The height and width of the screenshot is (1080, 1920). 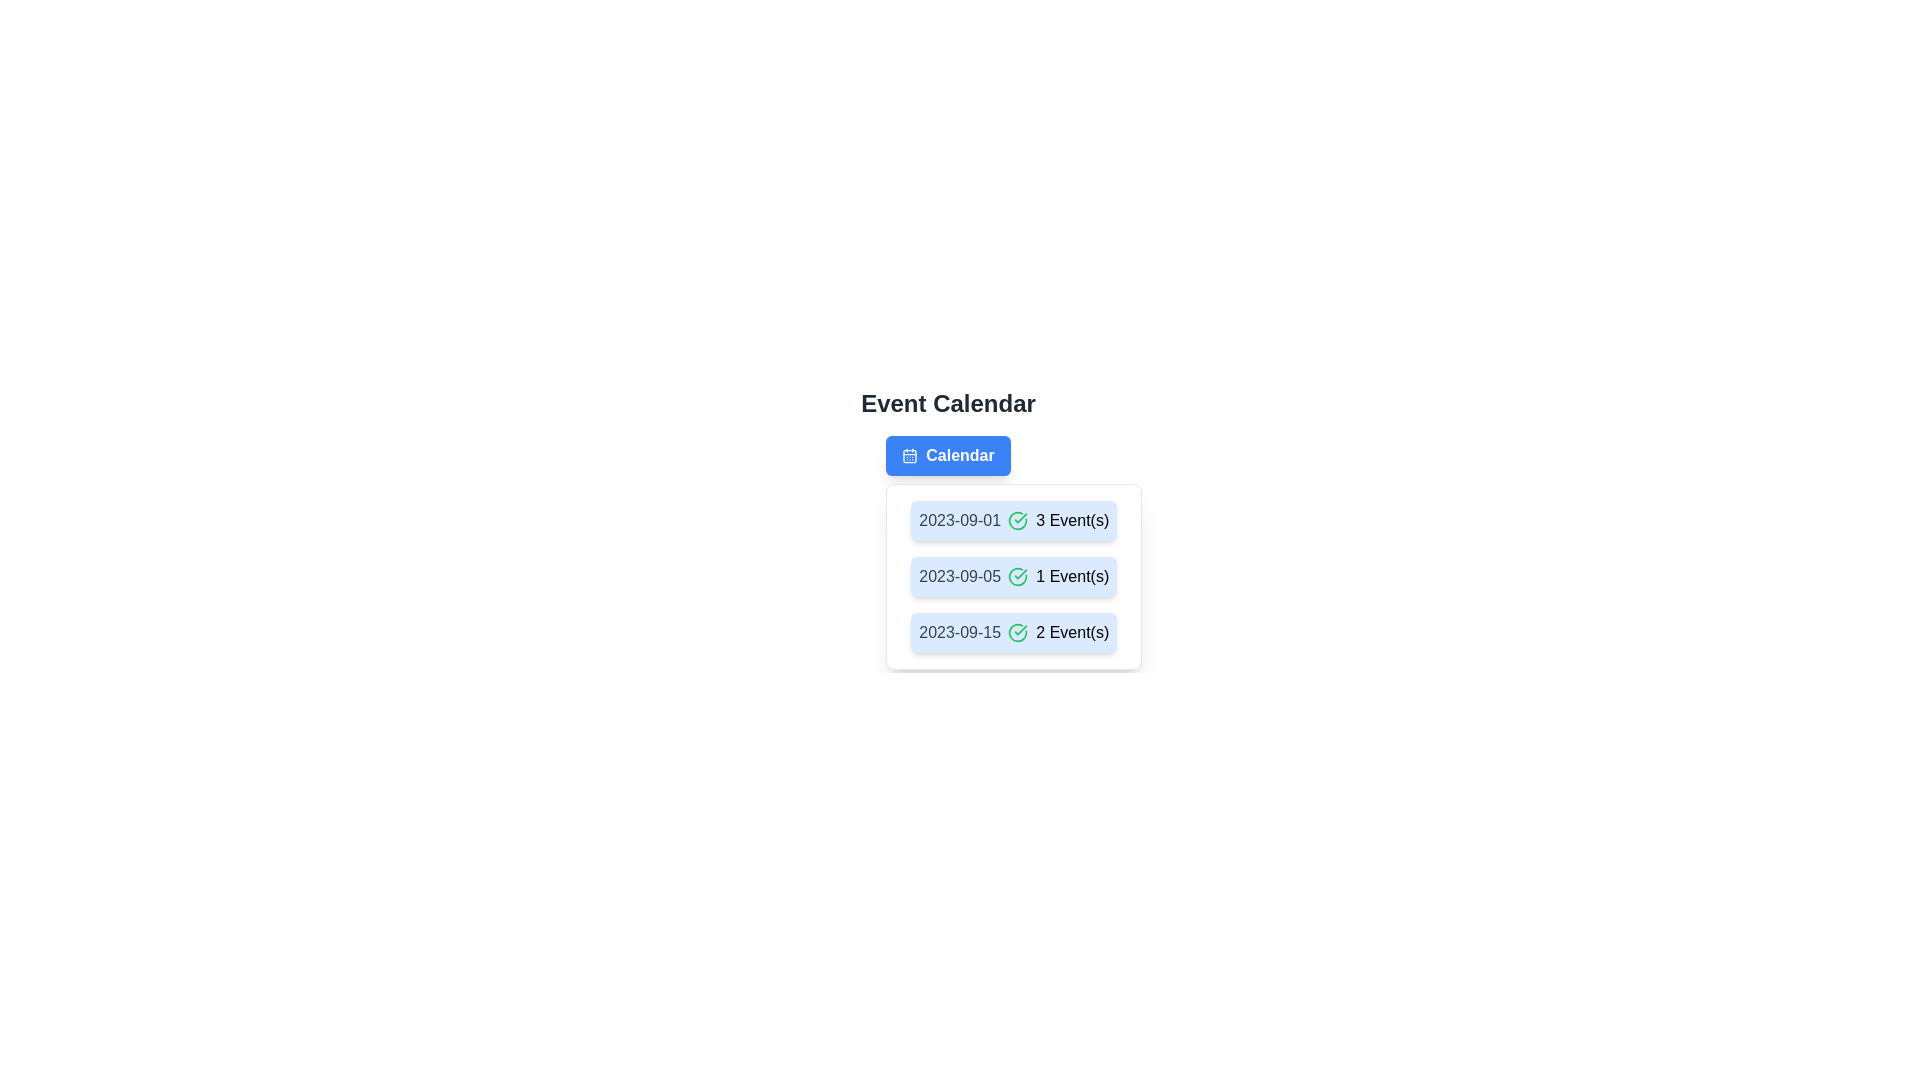 I want to click on the verification icon indicating the completed state of the three events, located to the left of the text '3 Event(s)' and horizontally aligned with the date '2023-09-01', so click(x=1018, y=519).